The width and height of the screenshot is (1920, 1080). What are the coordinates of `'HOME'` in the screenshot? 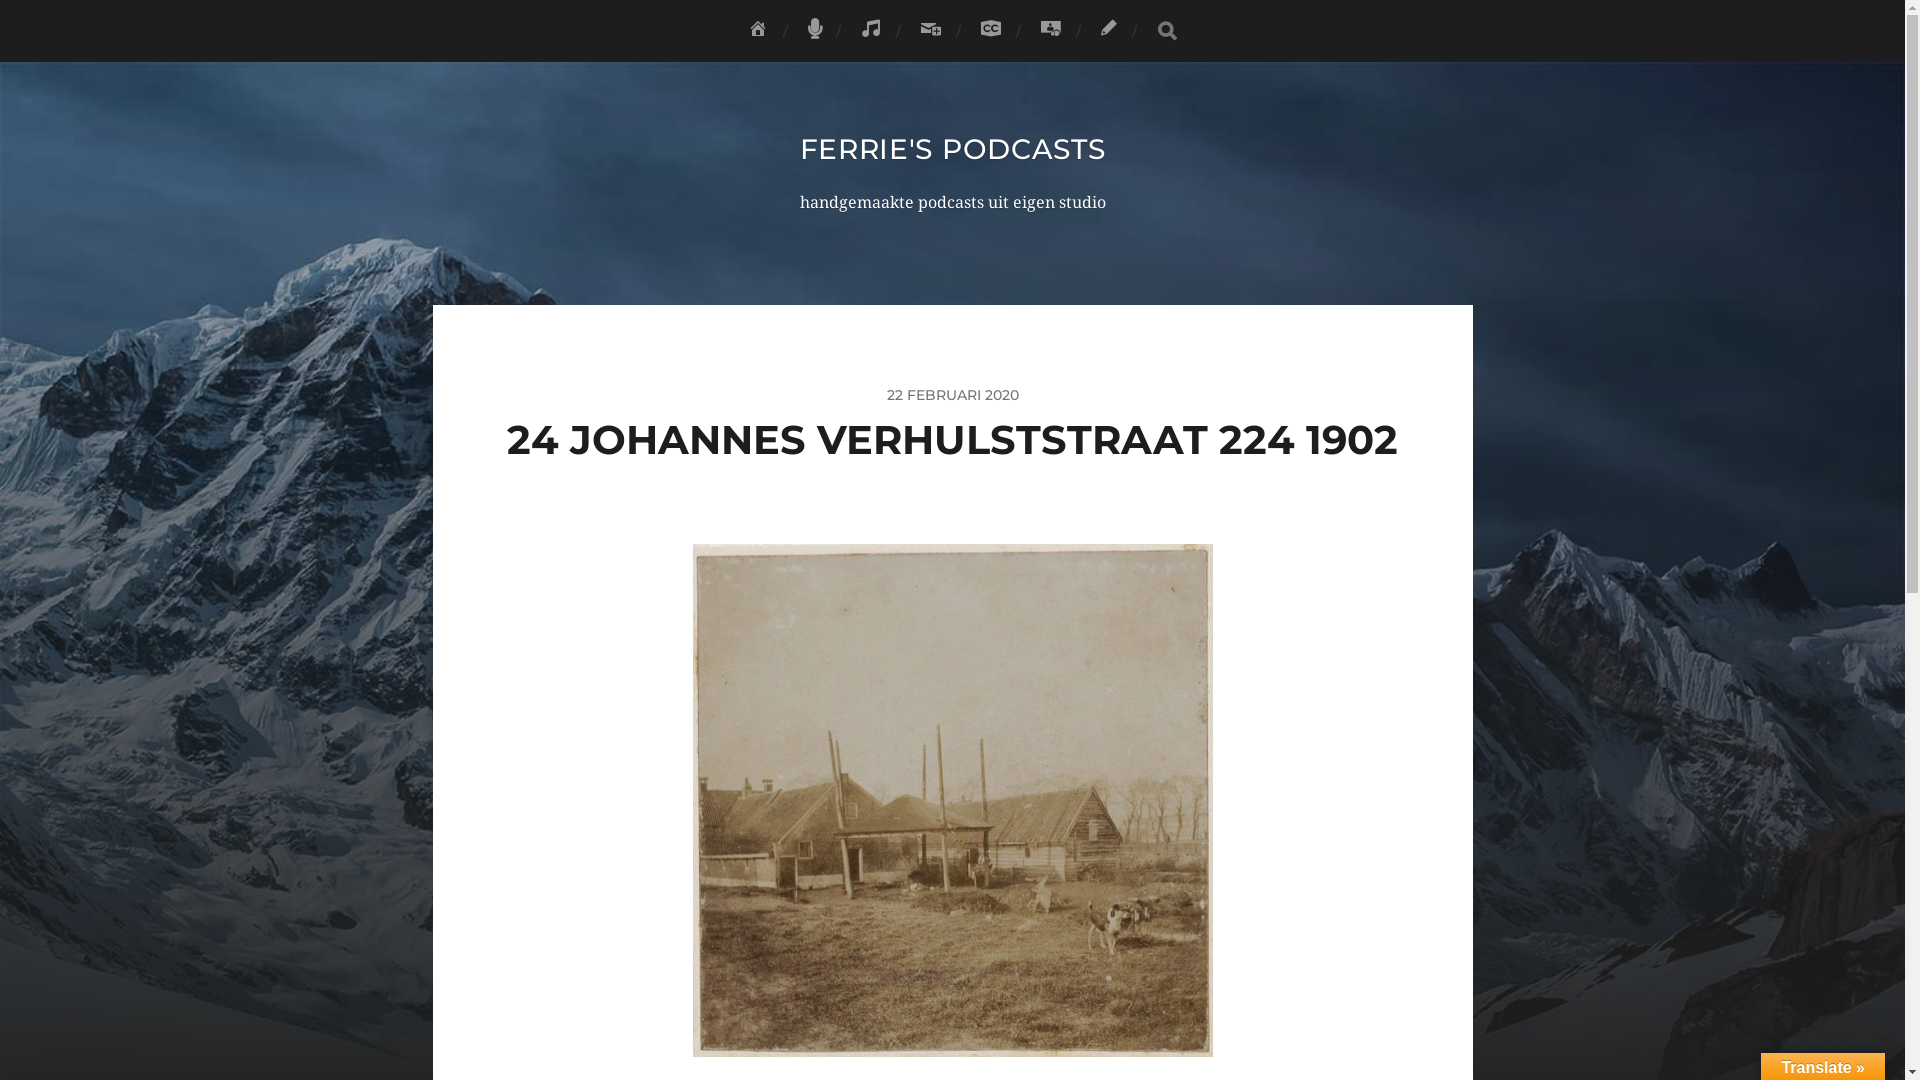 It's located at (757, 30).